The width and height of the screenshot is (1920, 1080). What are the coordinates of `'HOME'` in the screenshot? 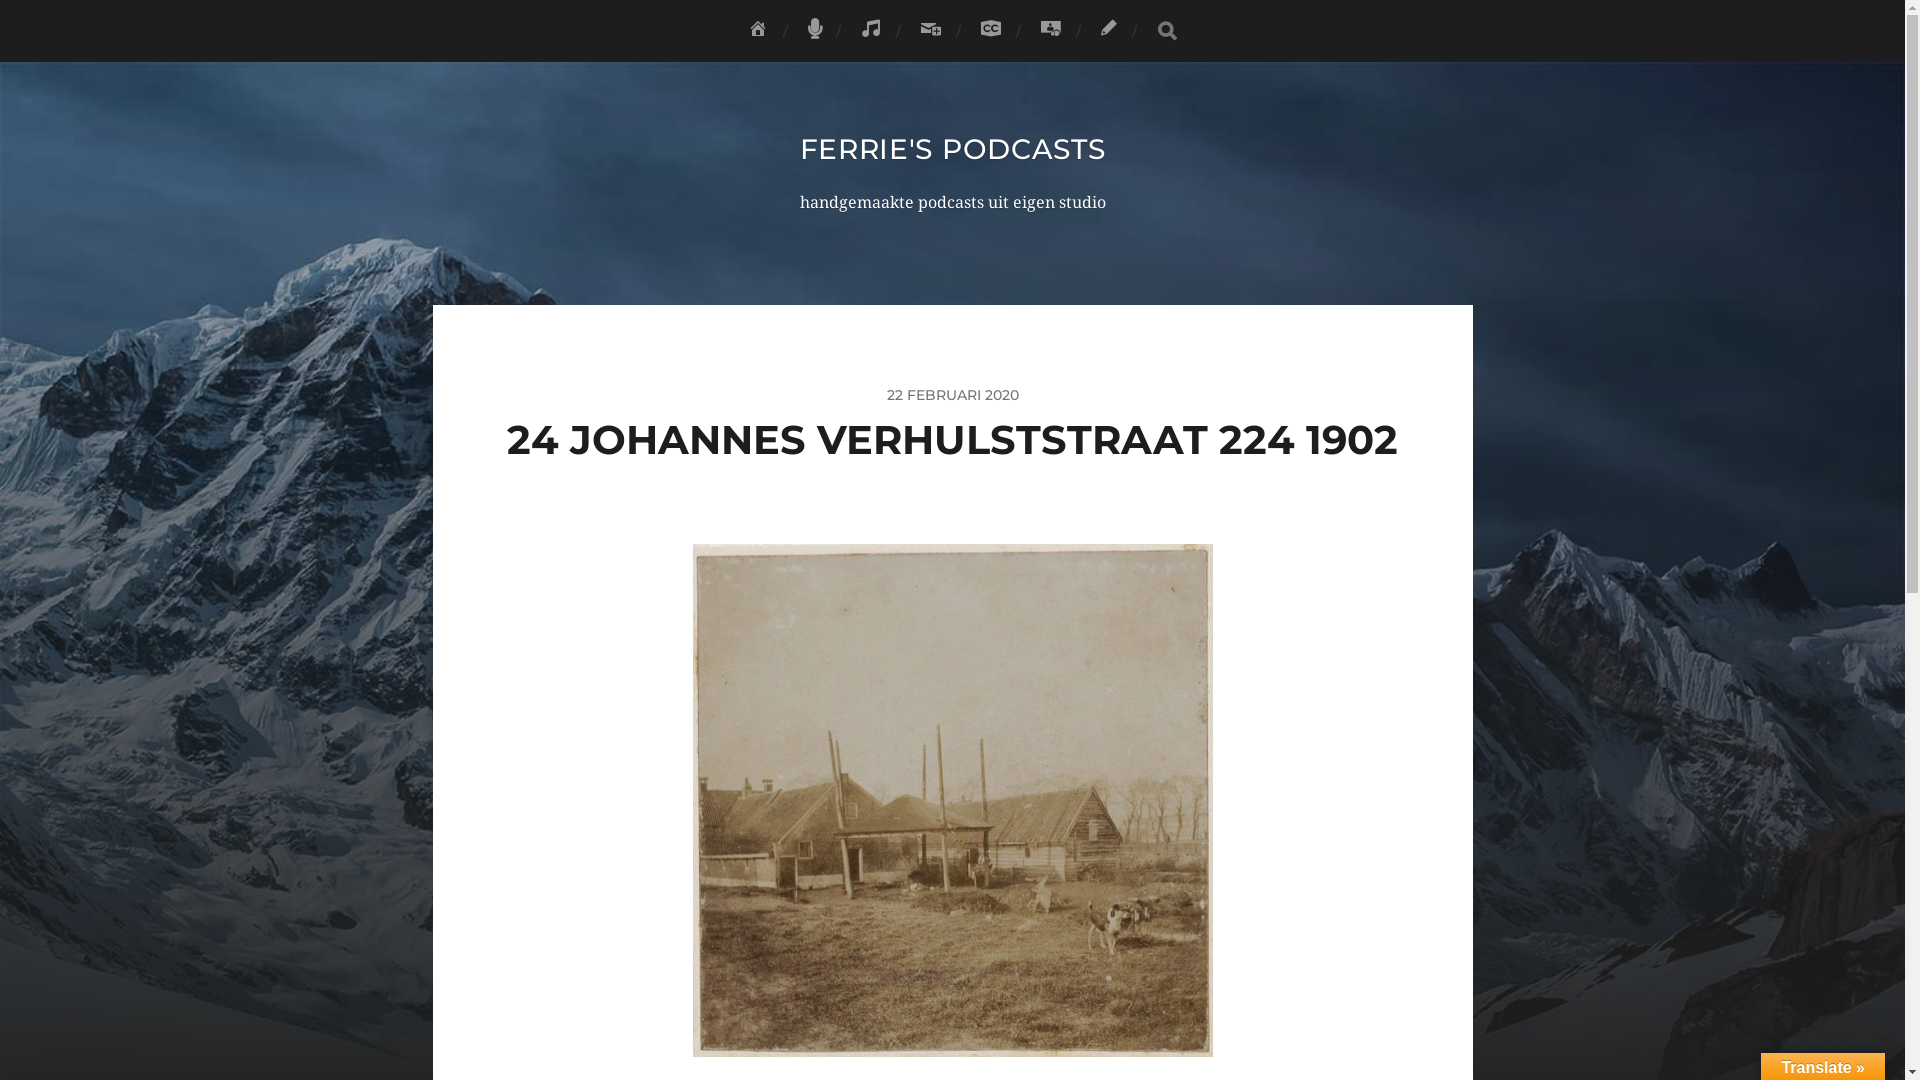 It's located at (757, 30).